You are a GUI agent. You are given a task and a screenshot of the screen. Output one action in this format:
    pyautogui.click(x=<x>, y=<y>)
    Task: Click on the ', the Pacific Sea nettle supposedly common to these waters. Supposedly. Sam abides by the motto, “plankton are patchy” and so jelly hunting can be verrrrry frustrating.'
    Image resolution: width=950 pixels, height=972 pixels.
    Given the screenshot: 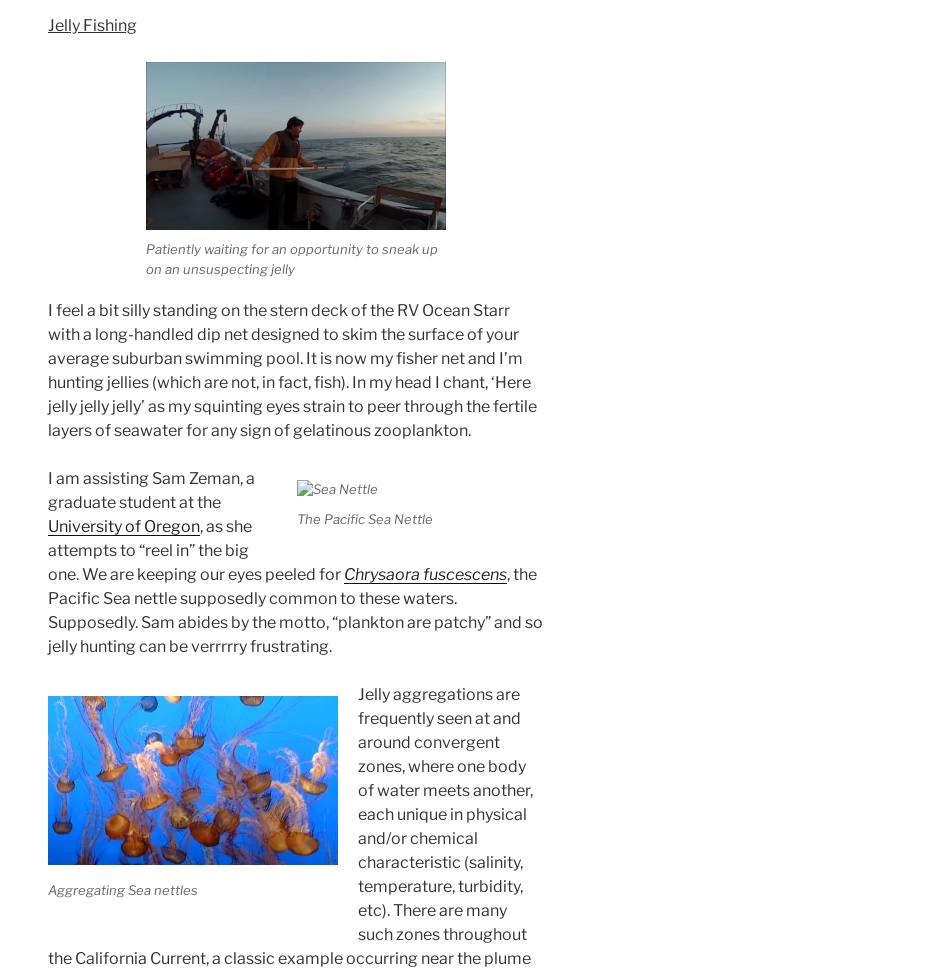 What is the action you would take?
    pyautogui.click(x=47, y=609)
    